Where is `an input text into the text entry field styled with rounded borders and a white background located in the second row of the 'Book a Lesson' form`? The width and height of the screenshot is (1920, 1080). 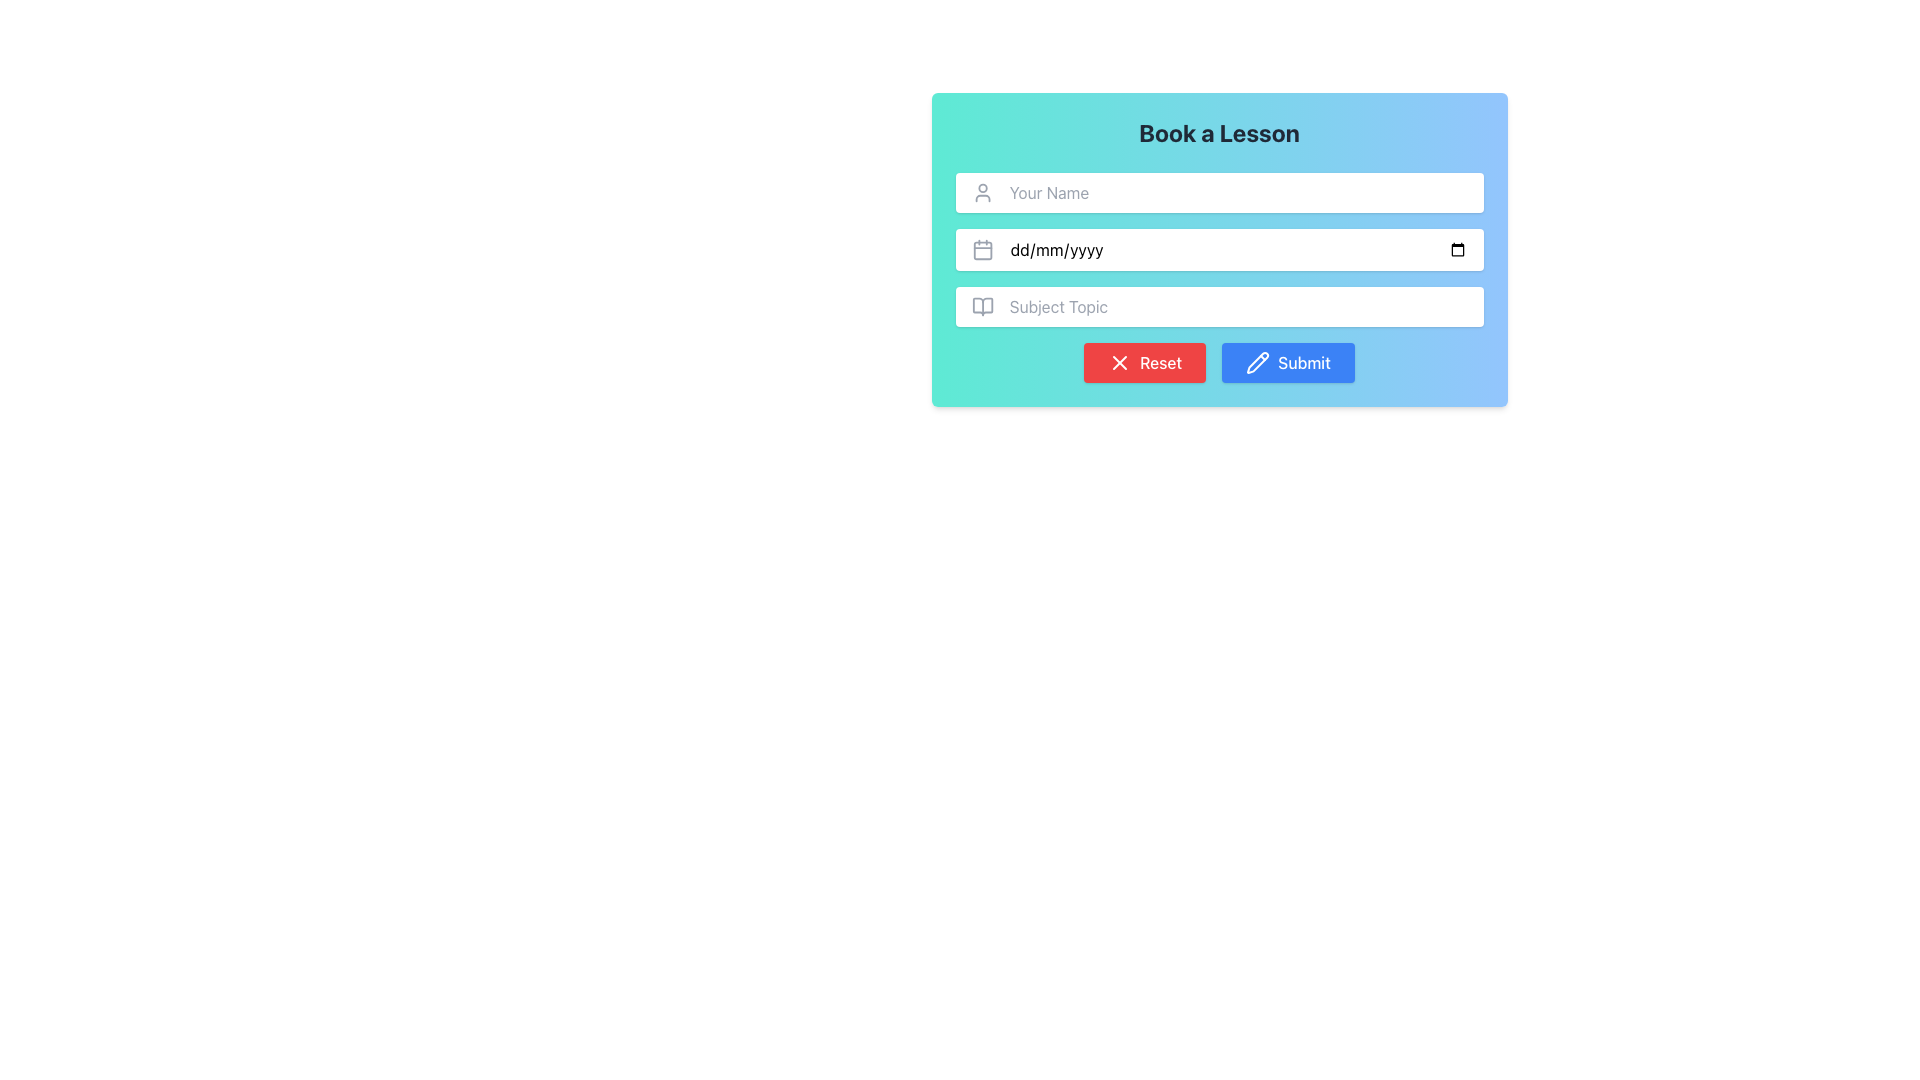
an input text into the text entry field styled with rounded borders and a white background located in the second row of the 'Book a Lesson' form is located at coordinates (1218, 249).